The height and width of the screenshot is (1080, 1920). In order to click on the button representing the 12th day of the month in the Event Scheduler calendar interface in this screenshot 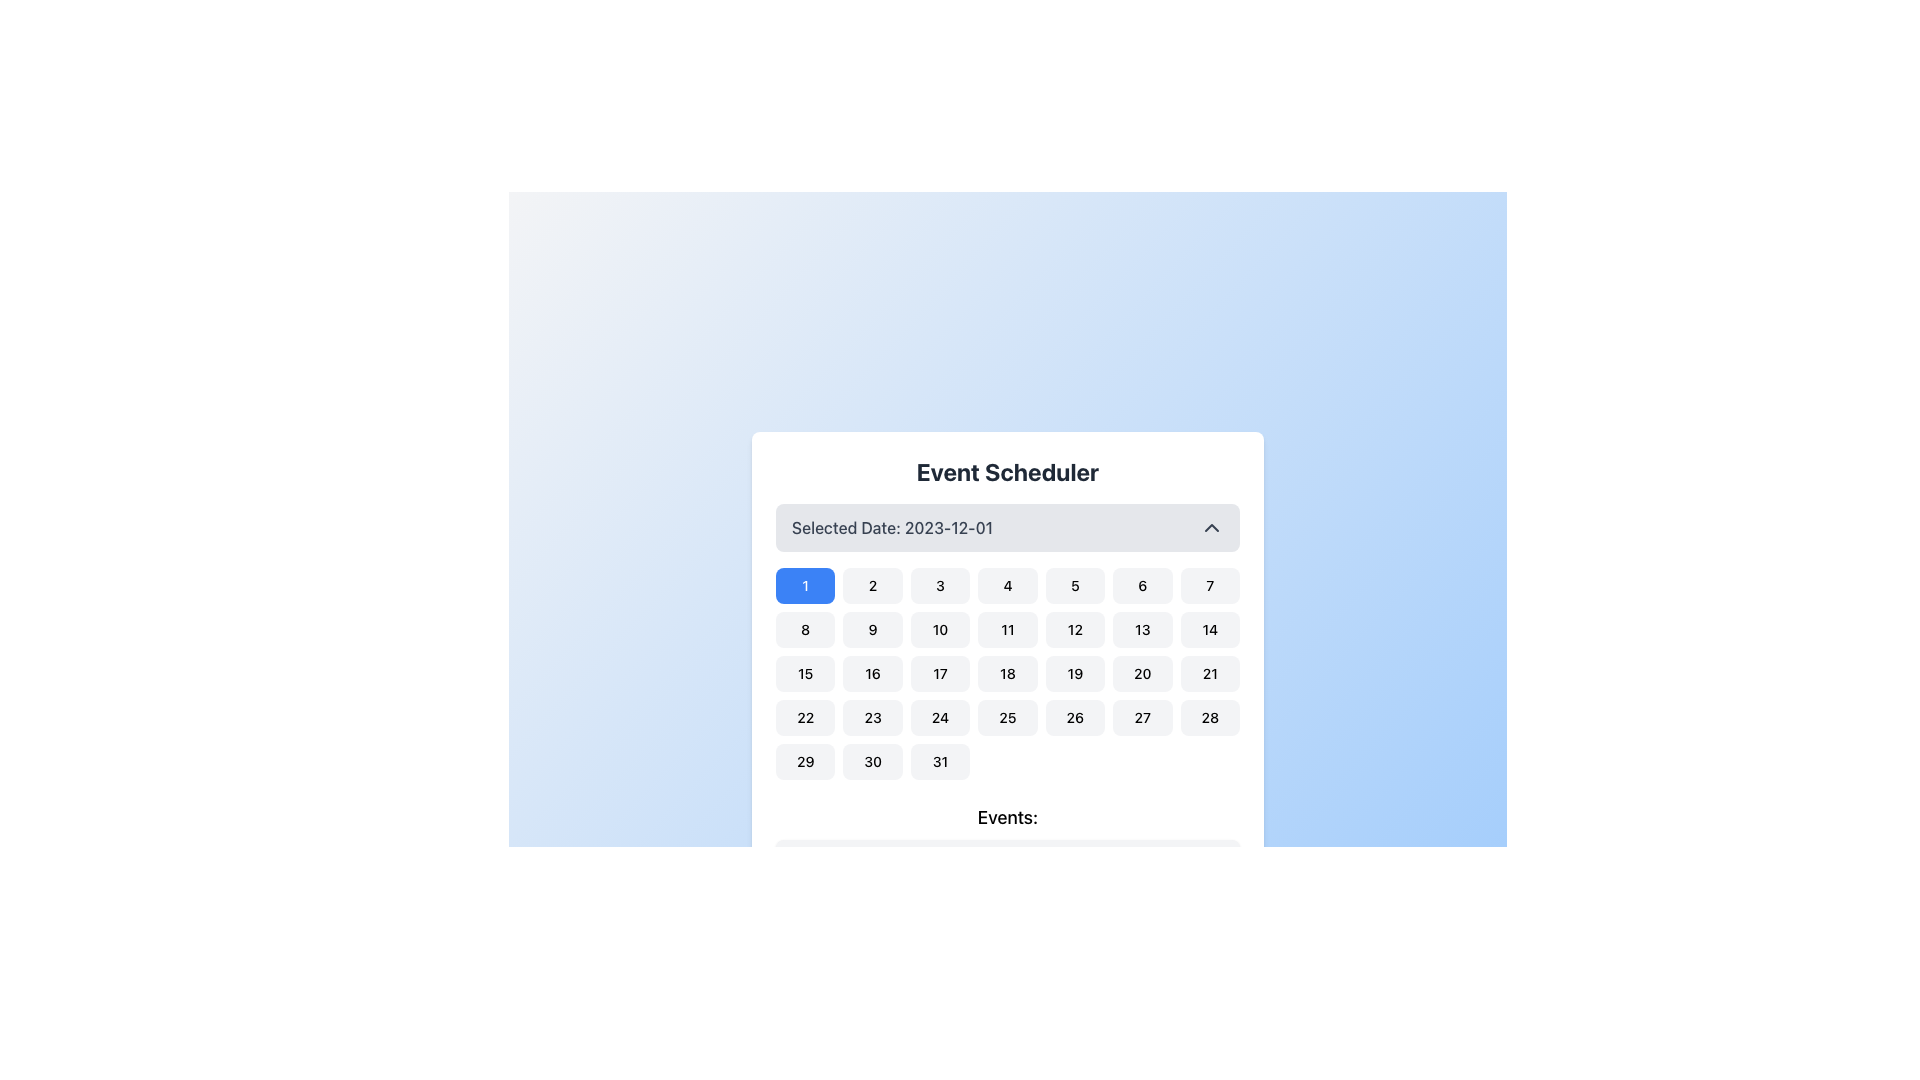, I will do `click(1074, 628)`.